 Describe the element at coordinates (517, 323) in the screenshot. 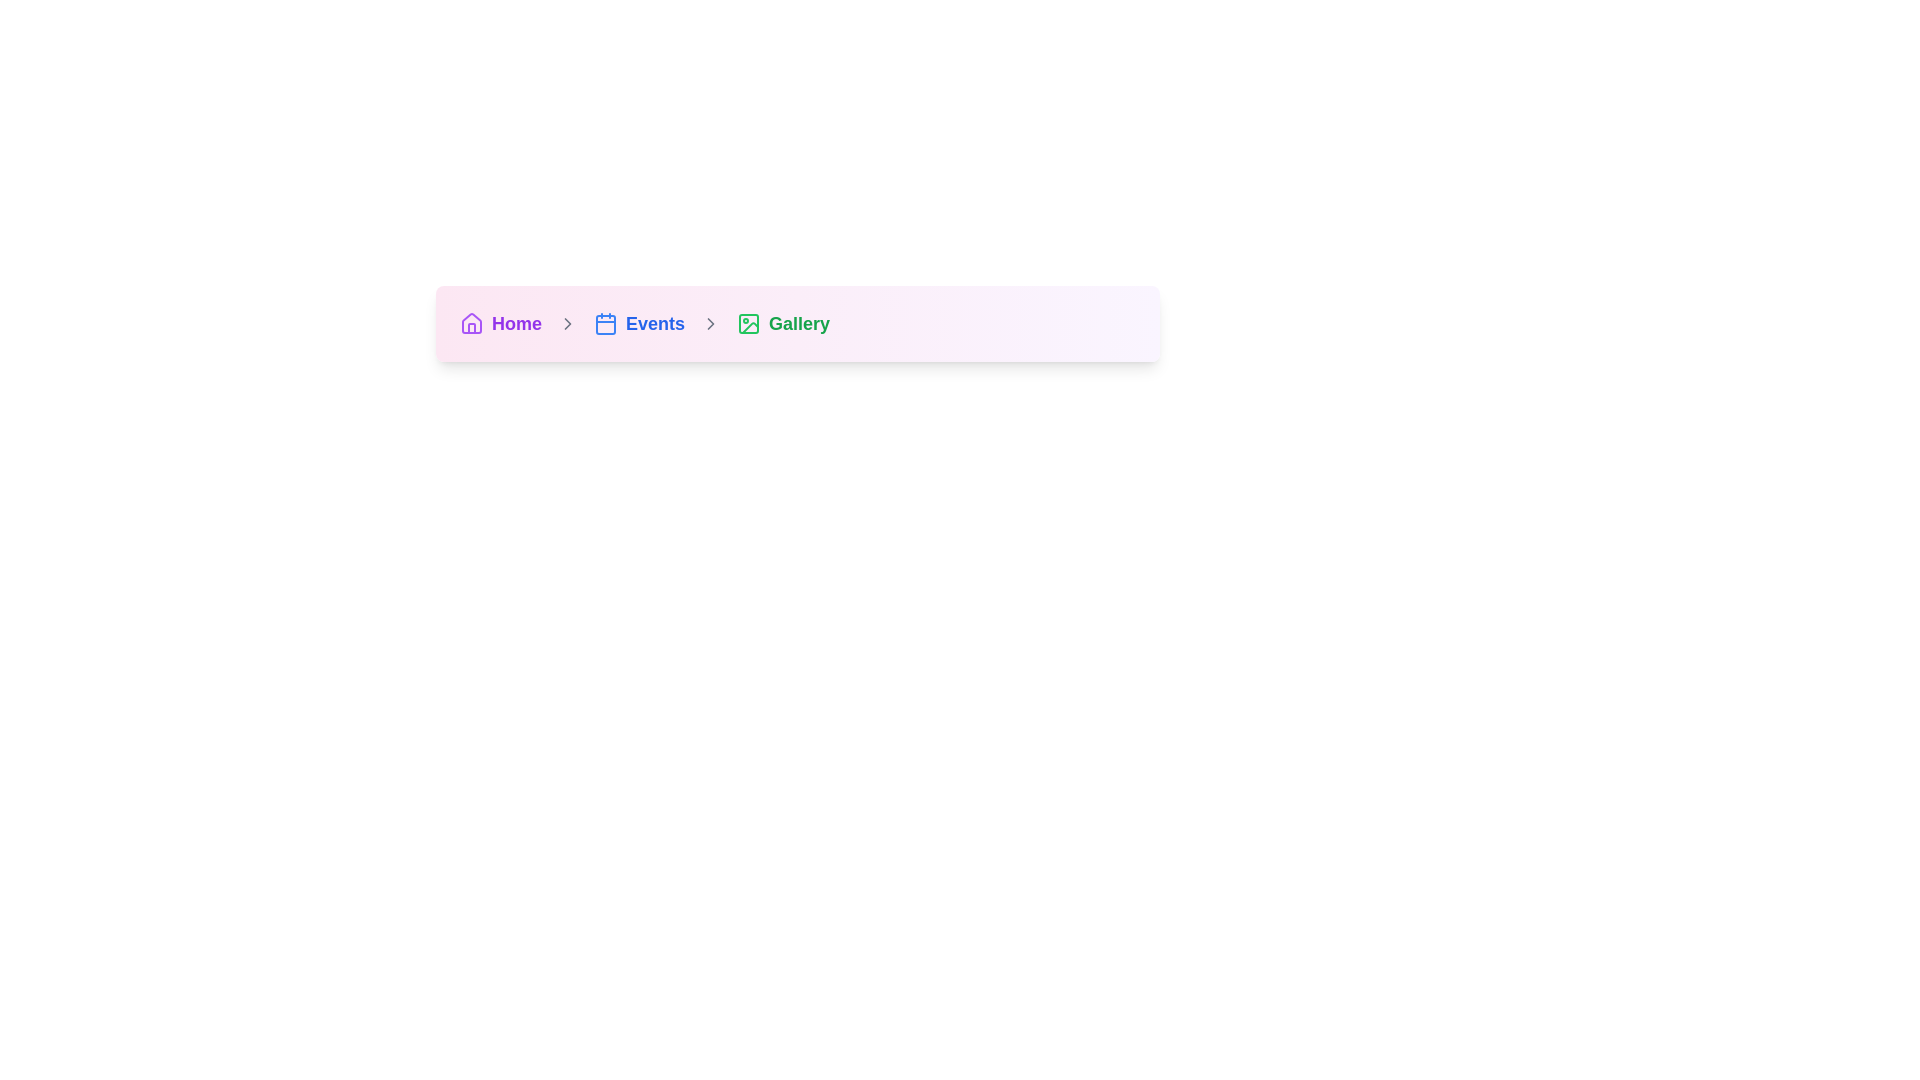

I see `the first clickable text element` at that location.